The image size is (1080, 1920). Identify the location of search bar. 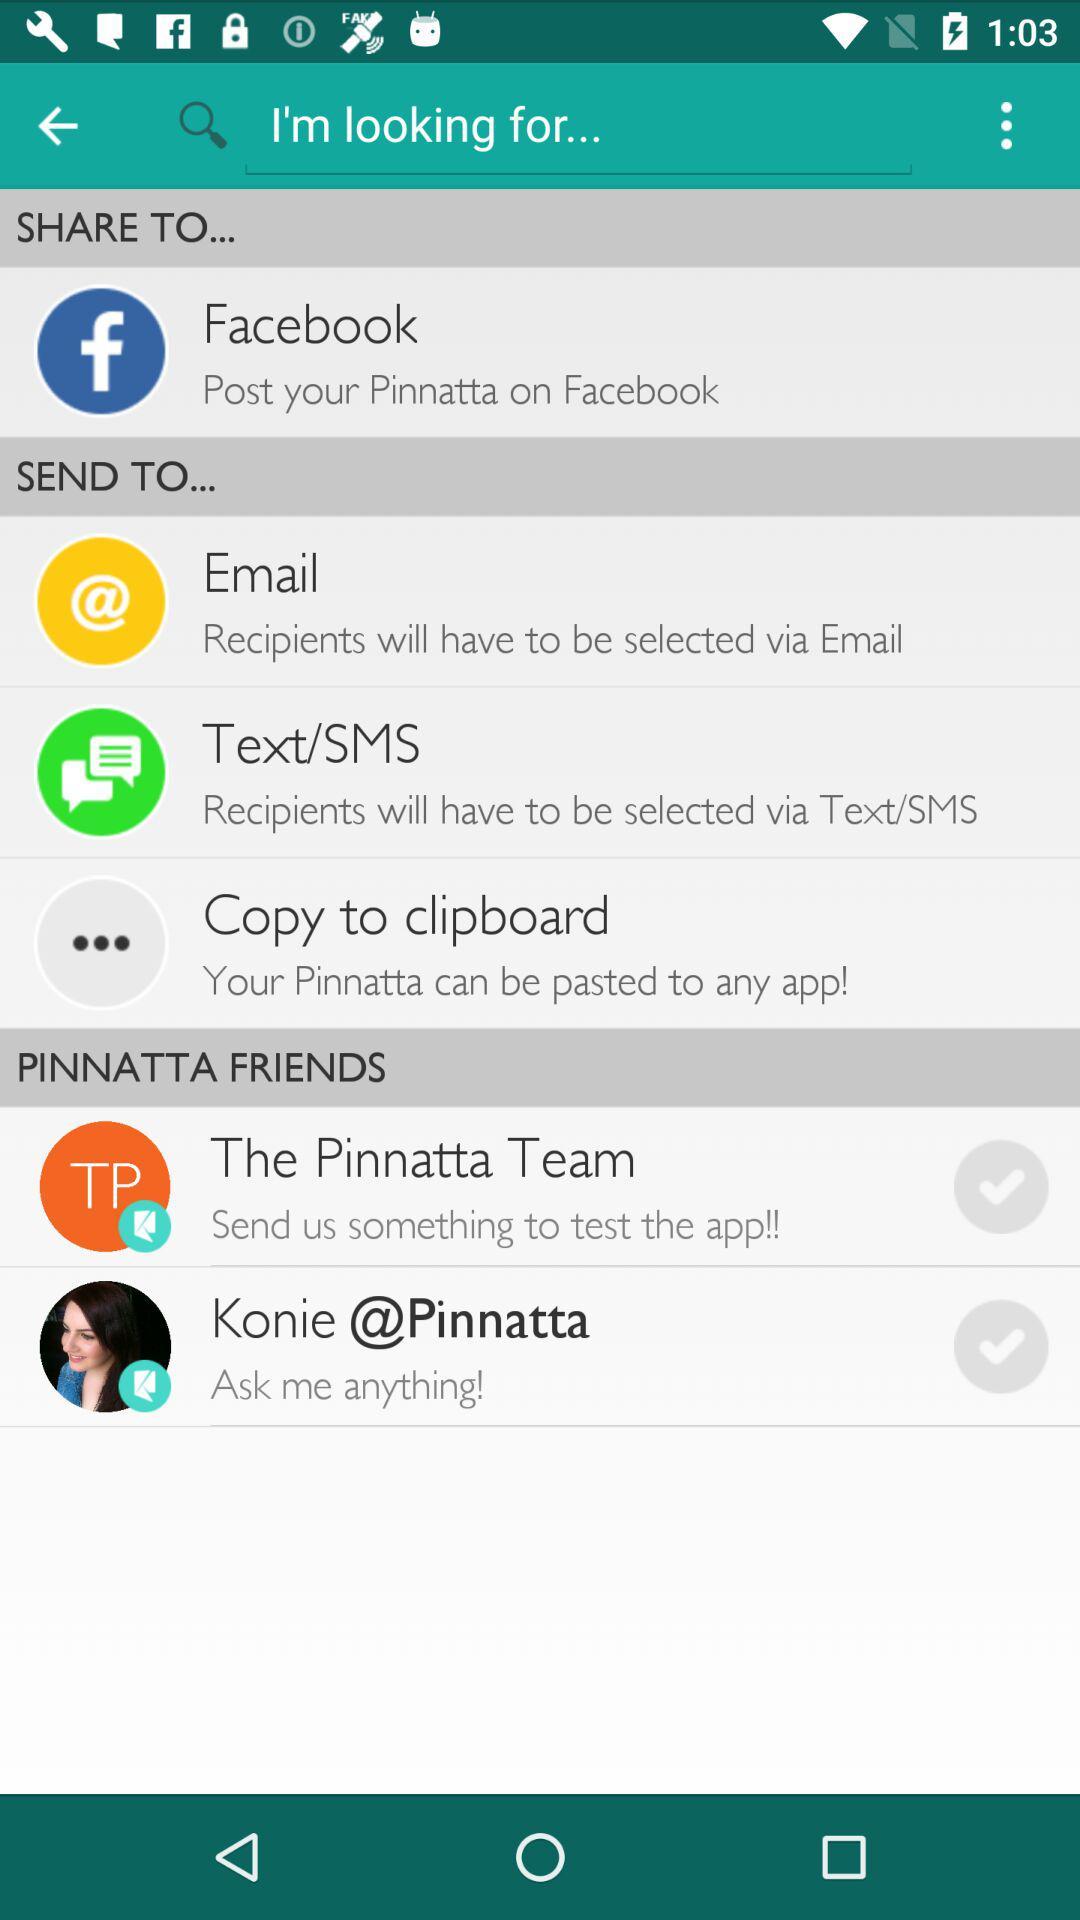
(578, 122).